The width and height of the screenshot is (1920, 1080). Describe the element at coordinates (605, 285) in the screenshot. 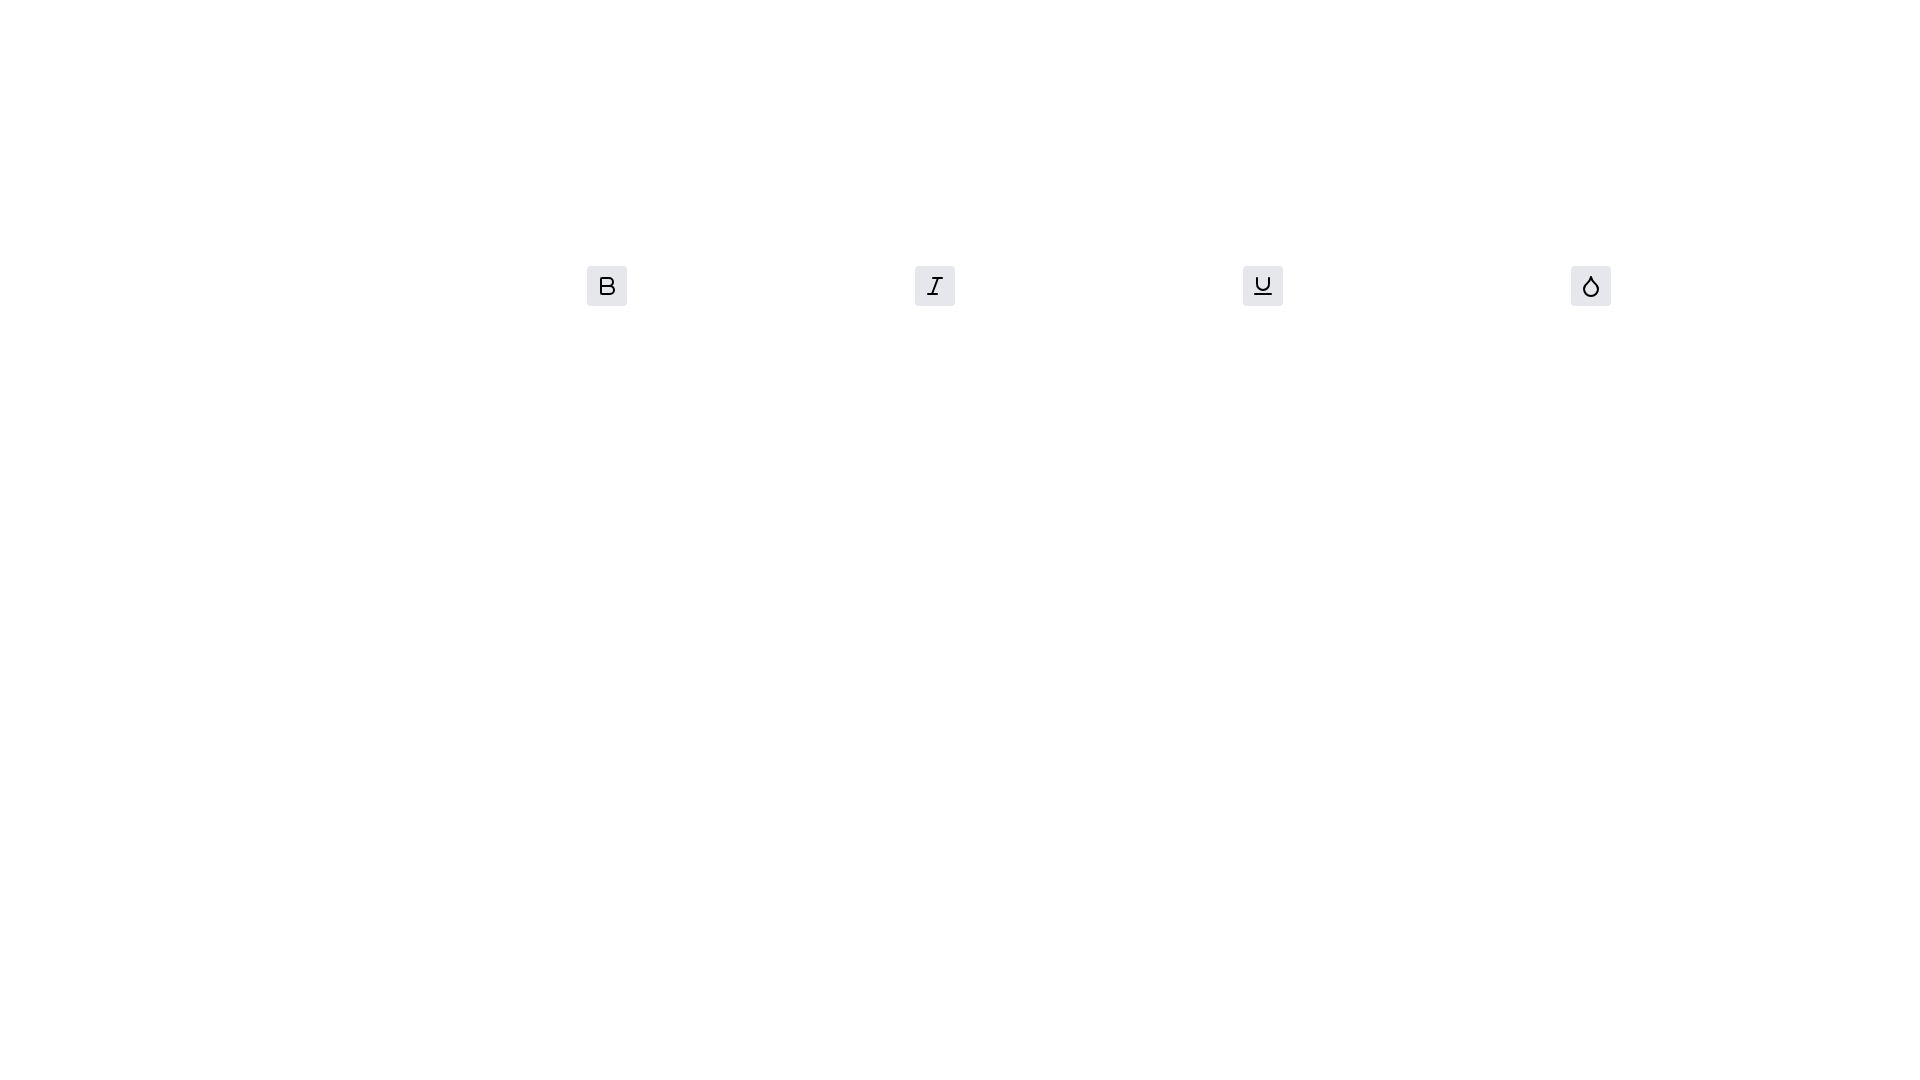

I see `the bold text formatting icon located centrally within the row of formatting options` at that location.